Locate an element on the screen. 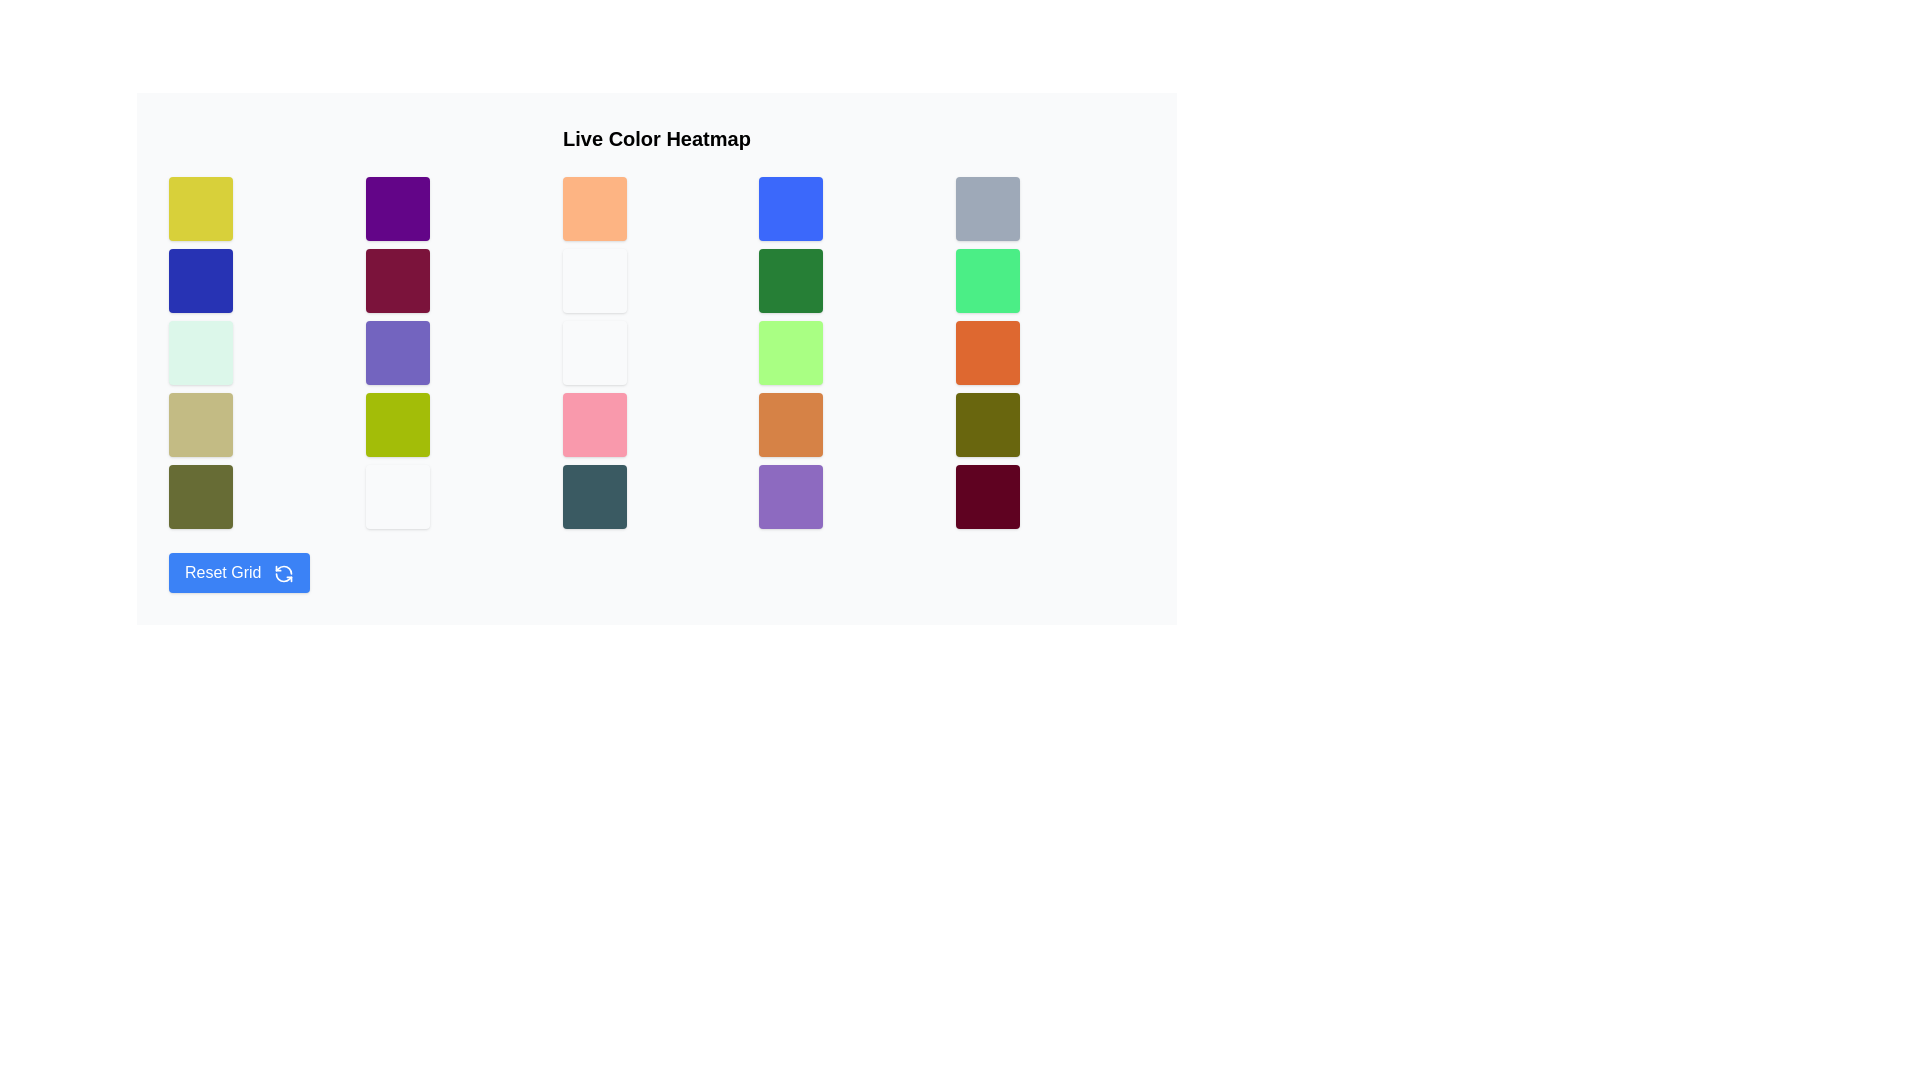 The height and width of the screenshot is (1080, 1920). the non-interactive box located in the first column, third row of the grid layout is located at coordinates (201, 352).